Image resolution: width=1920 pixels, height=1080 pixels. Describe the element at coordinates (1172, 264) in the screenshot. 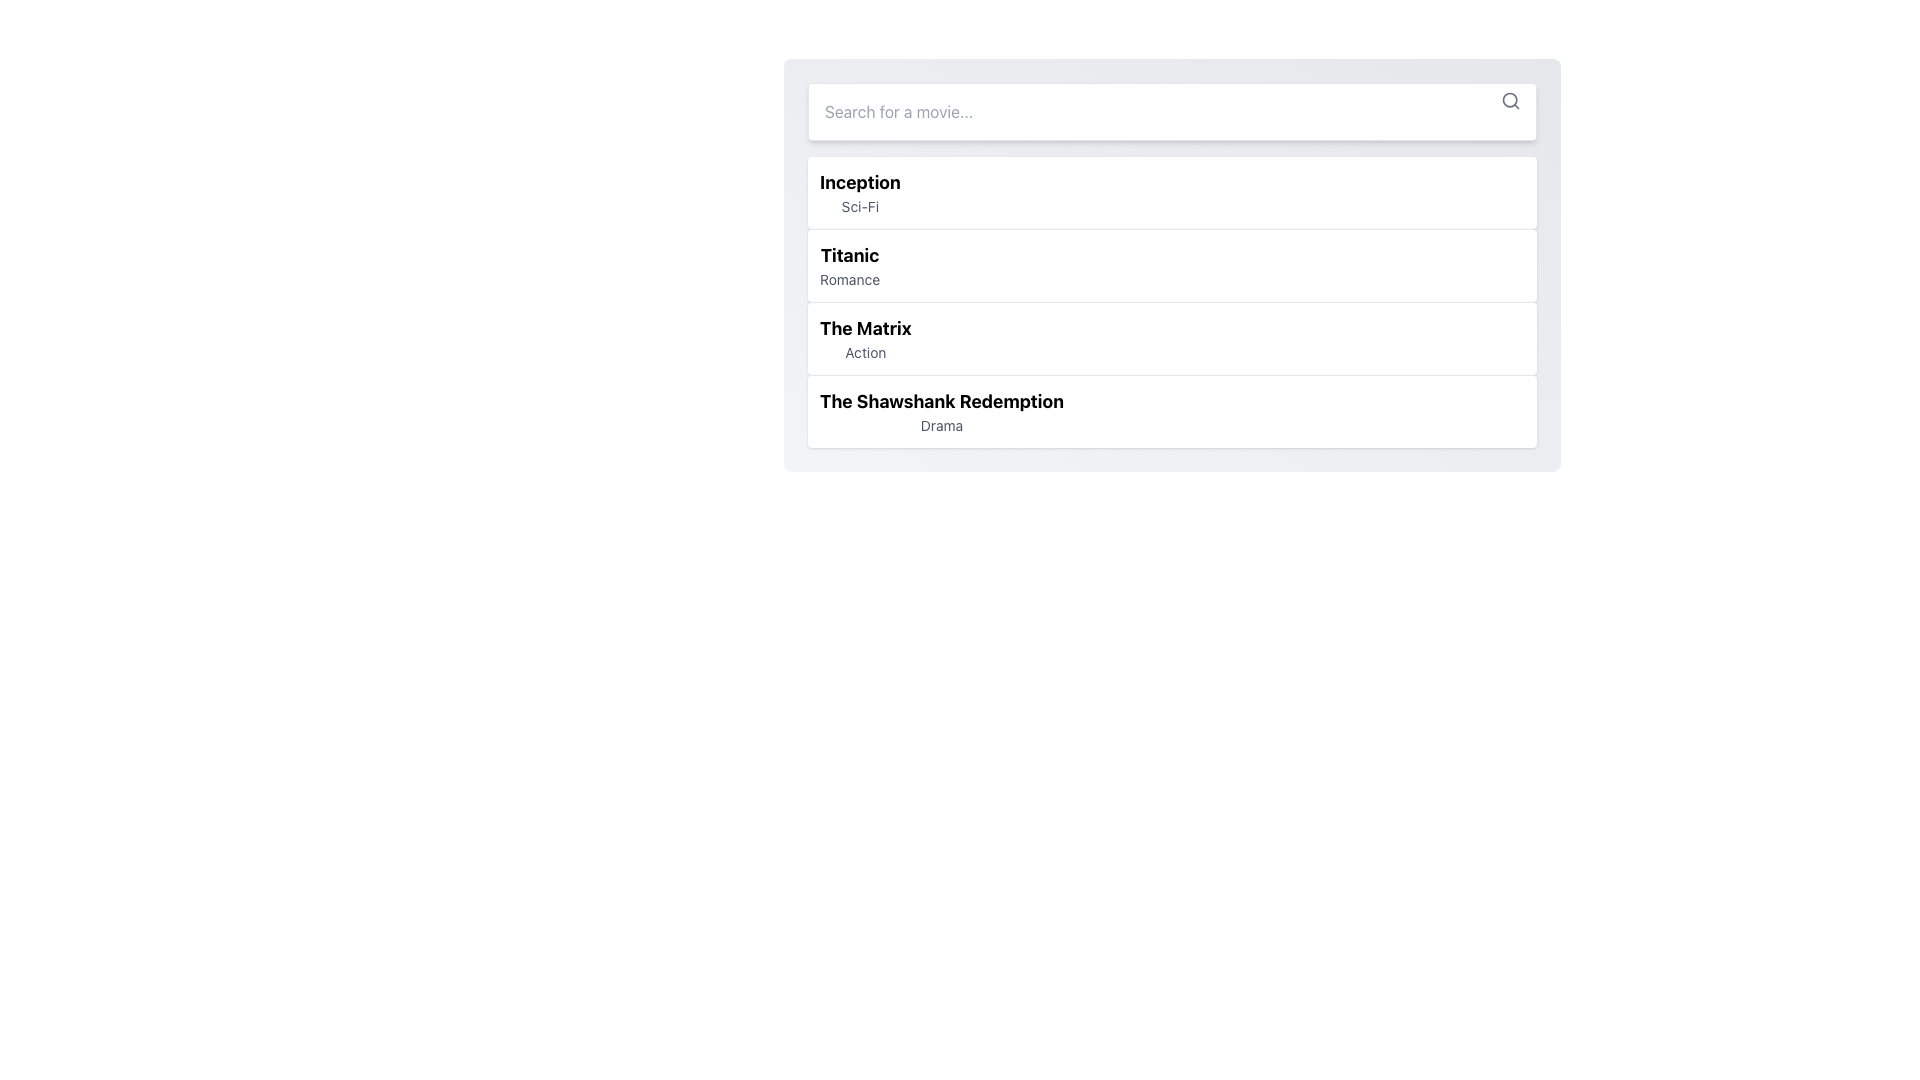

I see `the second list item displaying movie information for 'Titanic' in the vertically-stacked list` at that location.